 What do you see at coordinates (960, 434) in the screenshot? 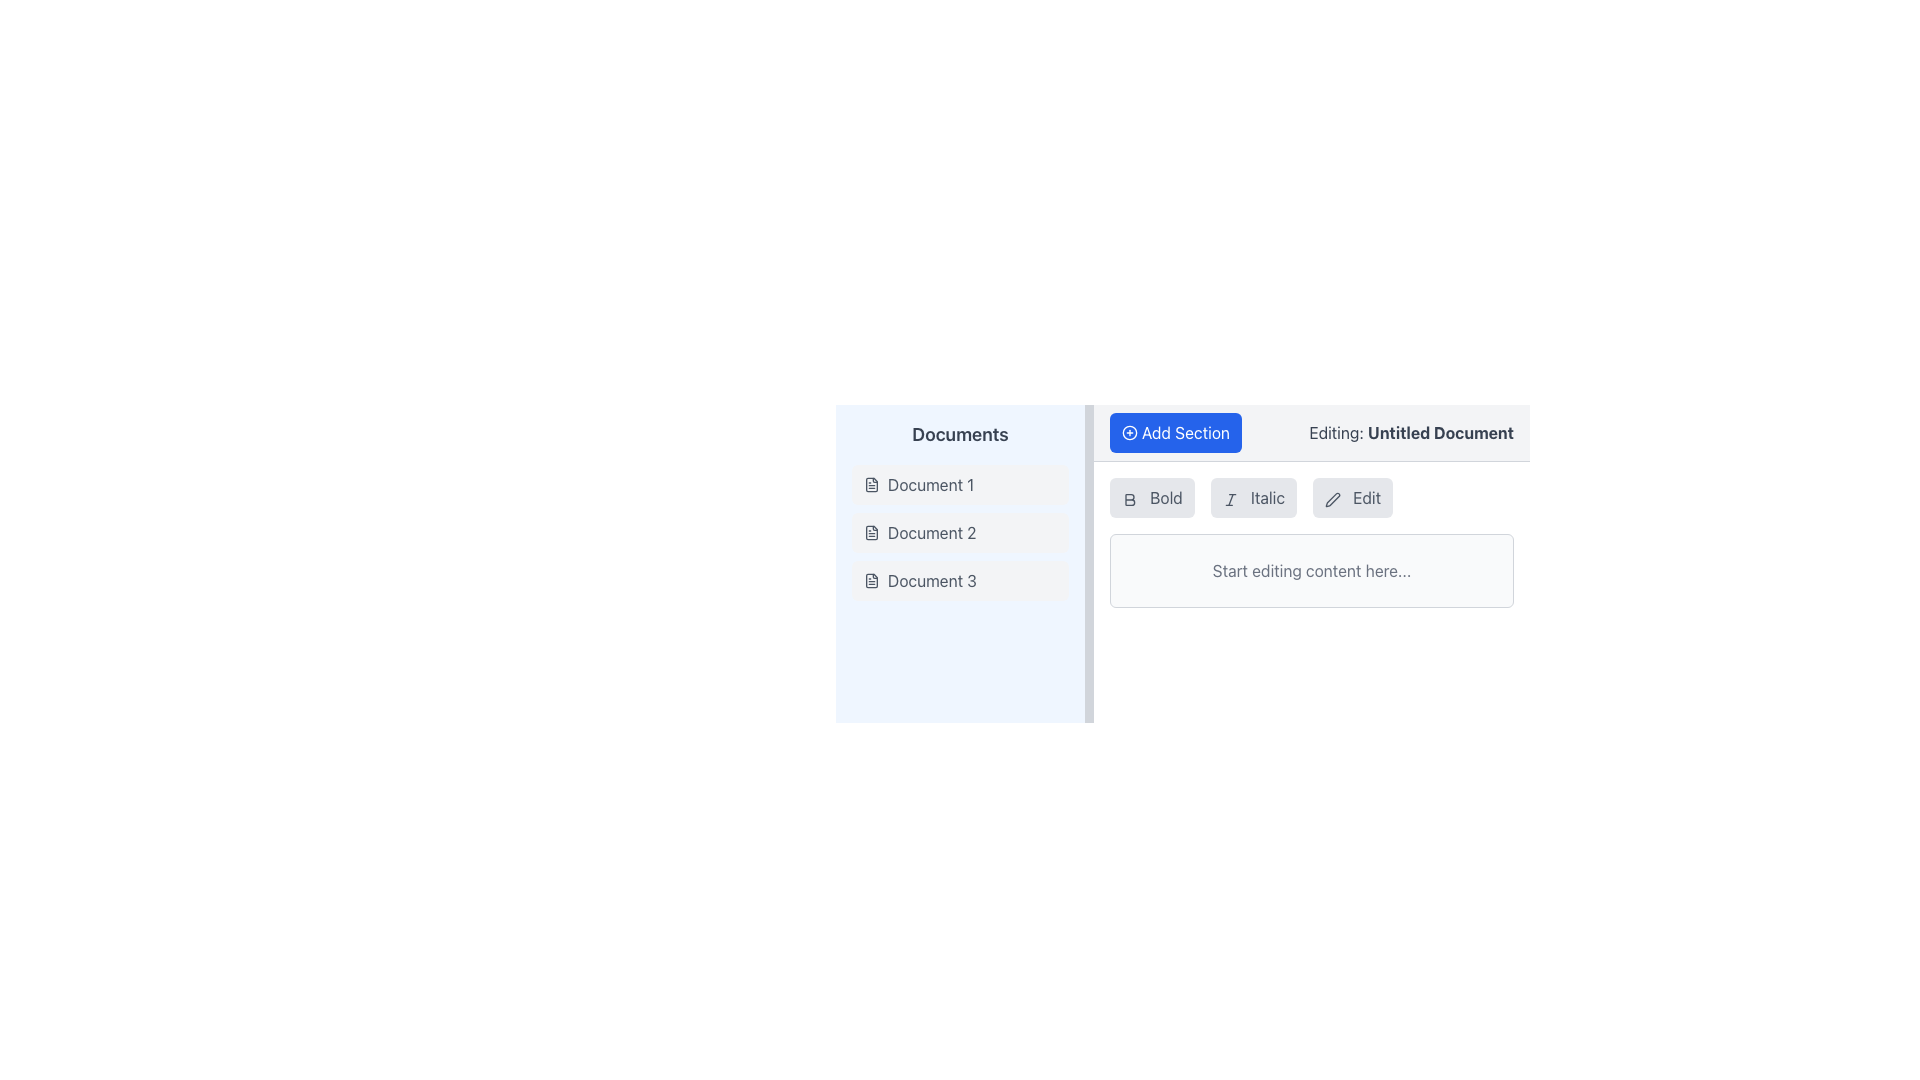
I see `the Text Label that serves as a heading for the document list in the left sidebar panel, located above 'Document 1', 'Document 2', and 'Document 3'` at bounding box center [960, 434].